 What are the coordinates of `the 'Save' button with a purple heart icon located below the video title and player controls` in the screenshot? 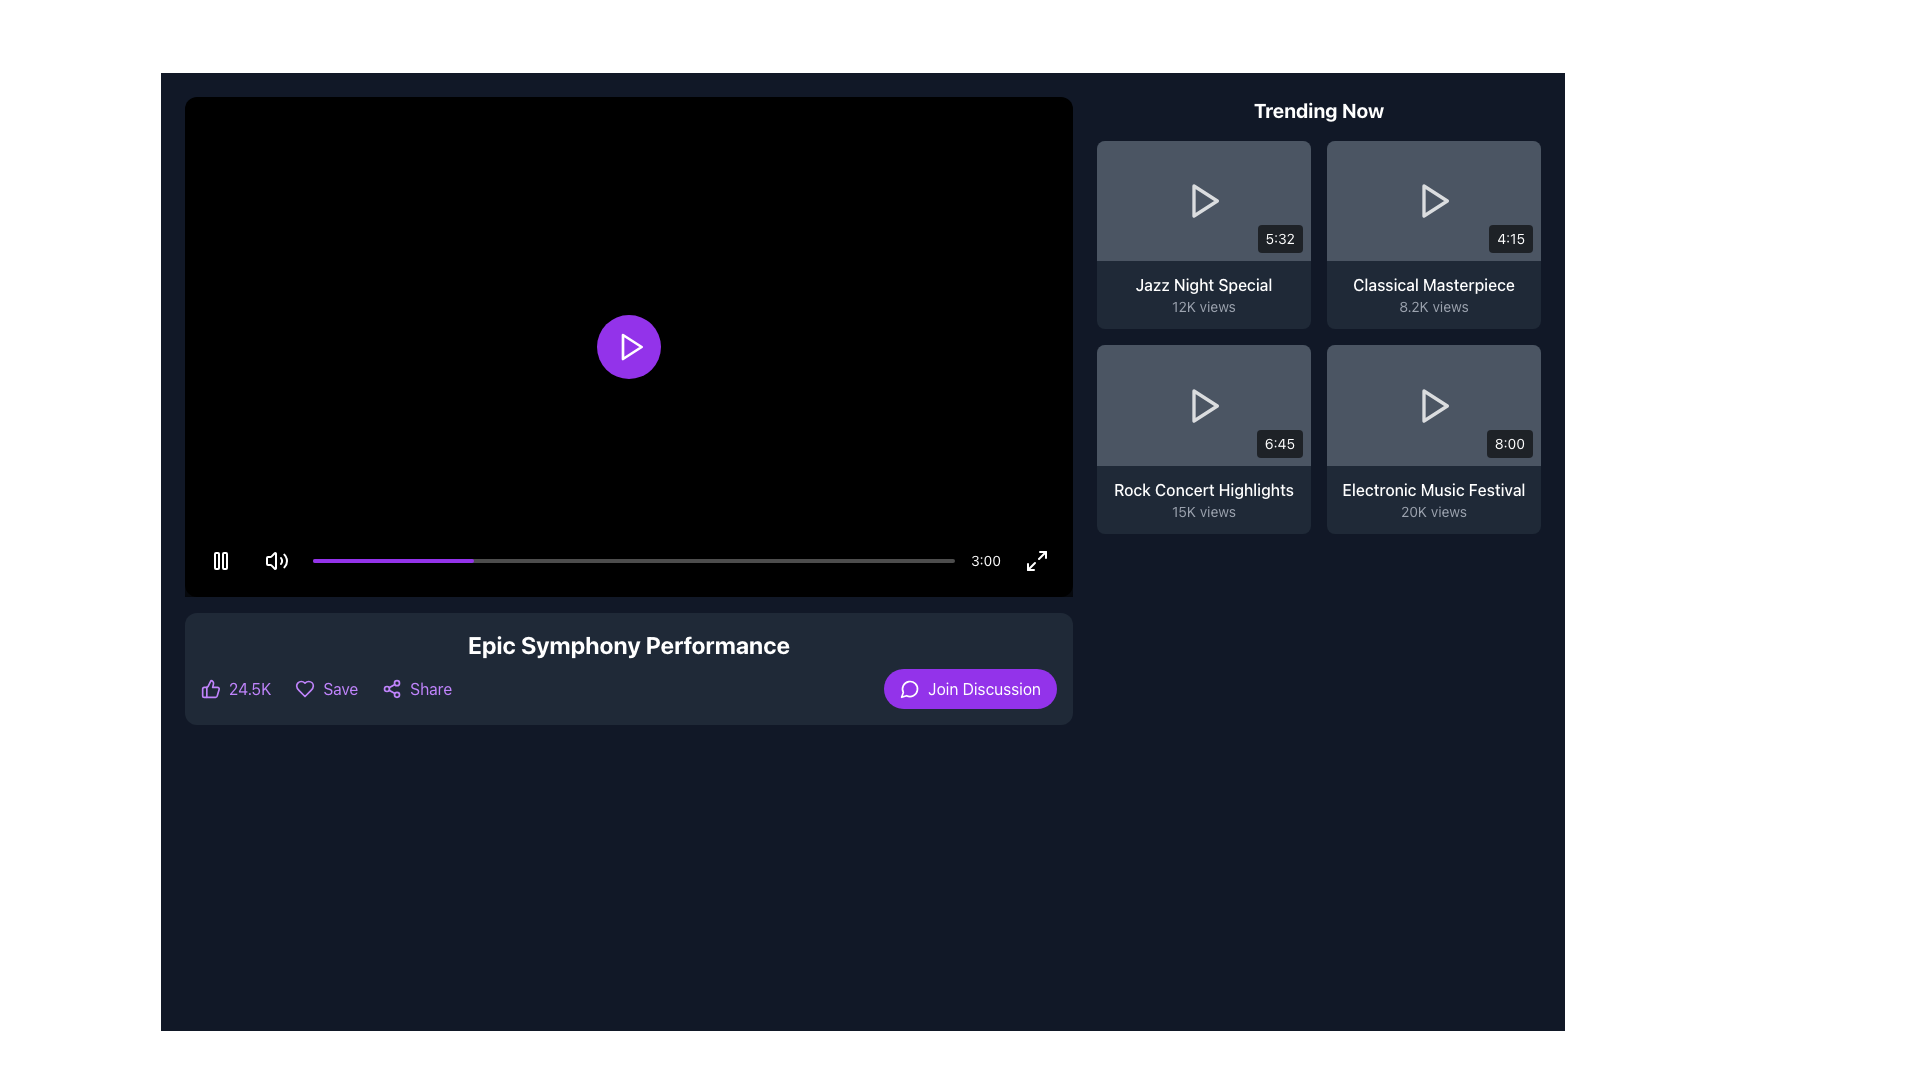 It's located at (326, 687).